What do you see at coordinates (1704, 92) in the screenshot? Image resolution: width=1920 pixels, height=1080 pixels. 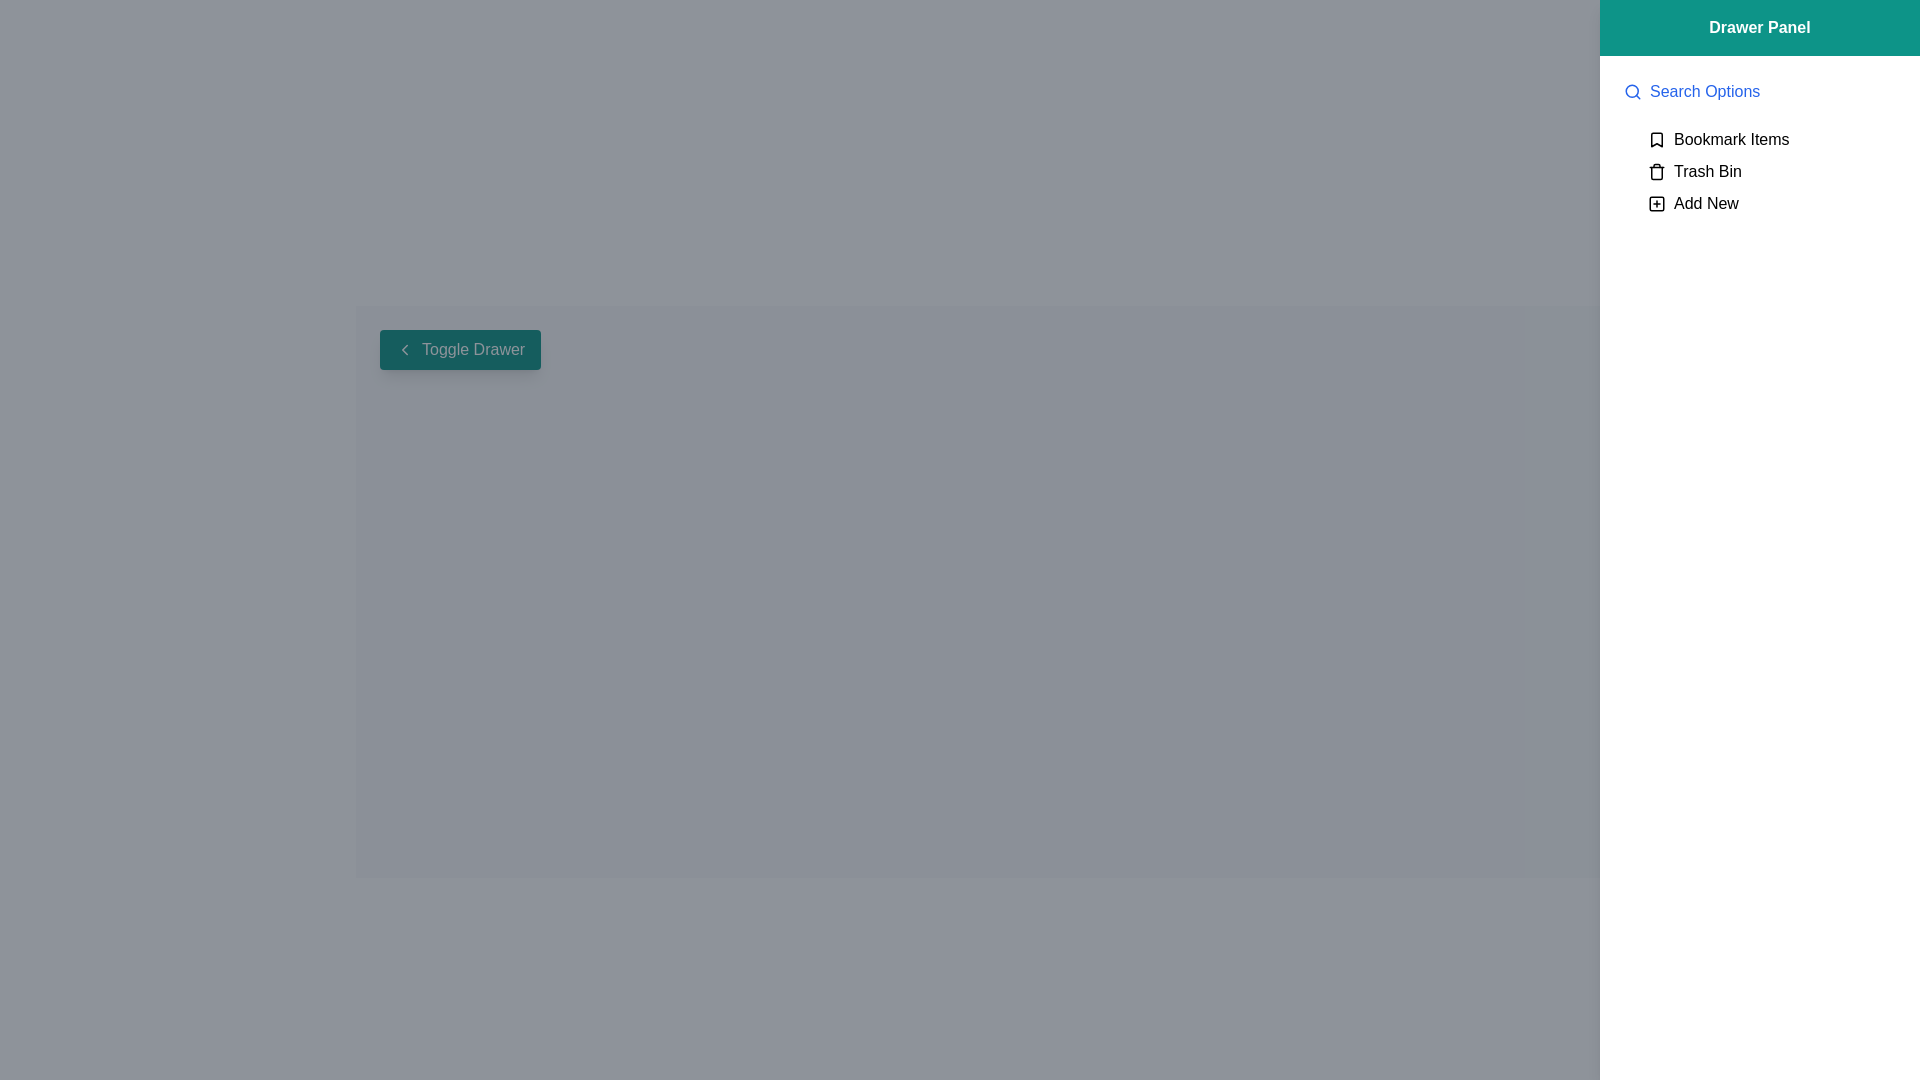 I see `the 'Search Options' text label, which is styled in blue and located adjacent to a magnifying glass icon in the top-right section of the drawer panel` at bounding box center [1704, 92].